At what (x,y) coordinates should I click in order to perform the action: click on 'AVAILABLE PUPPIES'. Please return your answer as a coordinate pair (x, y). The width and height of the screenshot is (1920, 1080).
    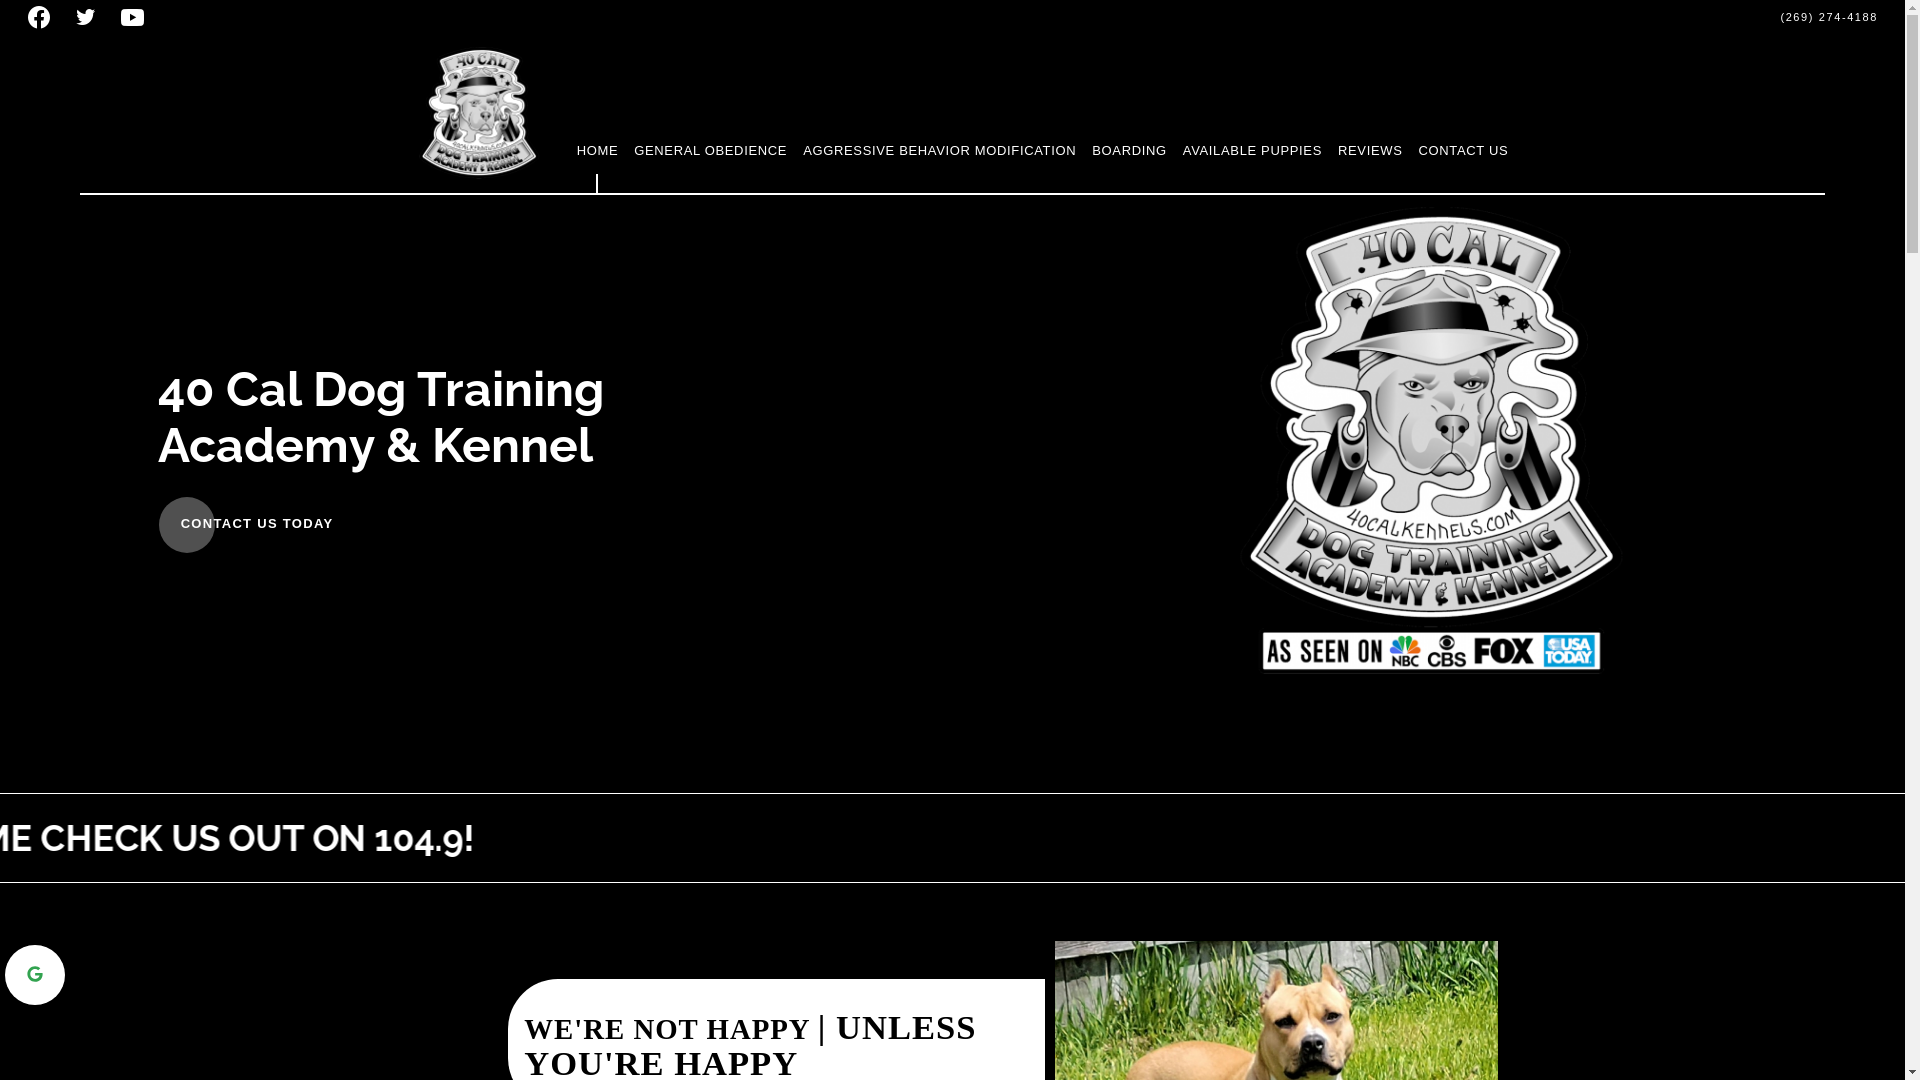
    Looking at the image, I should click on (1251, 149).